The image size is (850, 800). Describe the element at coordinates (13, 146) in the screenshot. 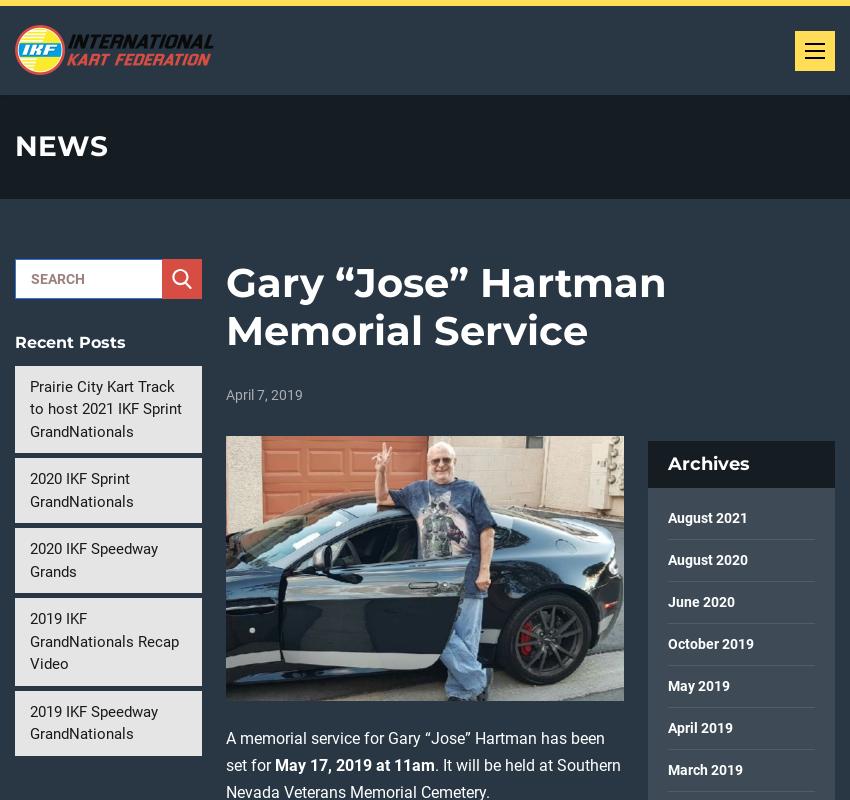

I see `'News'` at that location.